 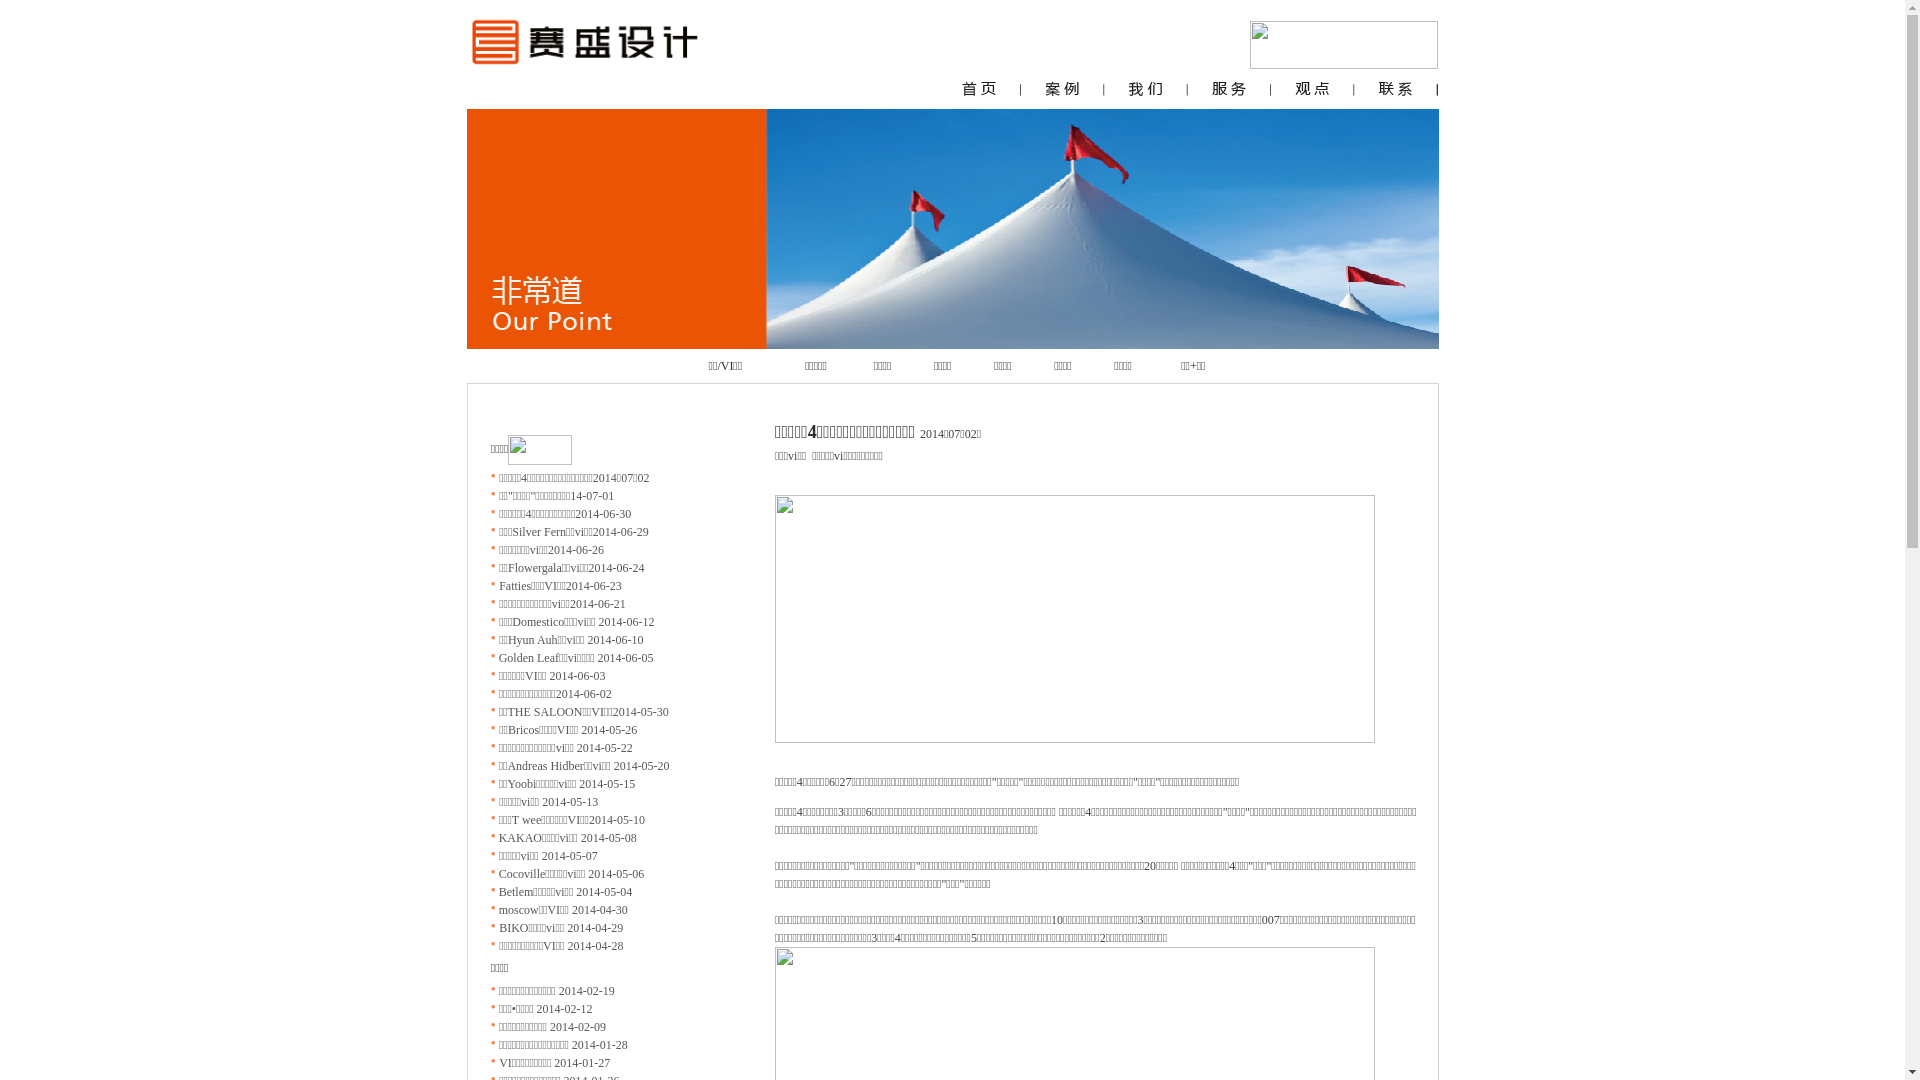 What do you see at coordinates (601, 890) in the screenshot?
I see `'2014-05-04'` at bounding box center [601, 890].